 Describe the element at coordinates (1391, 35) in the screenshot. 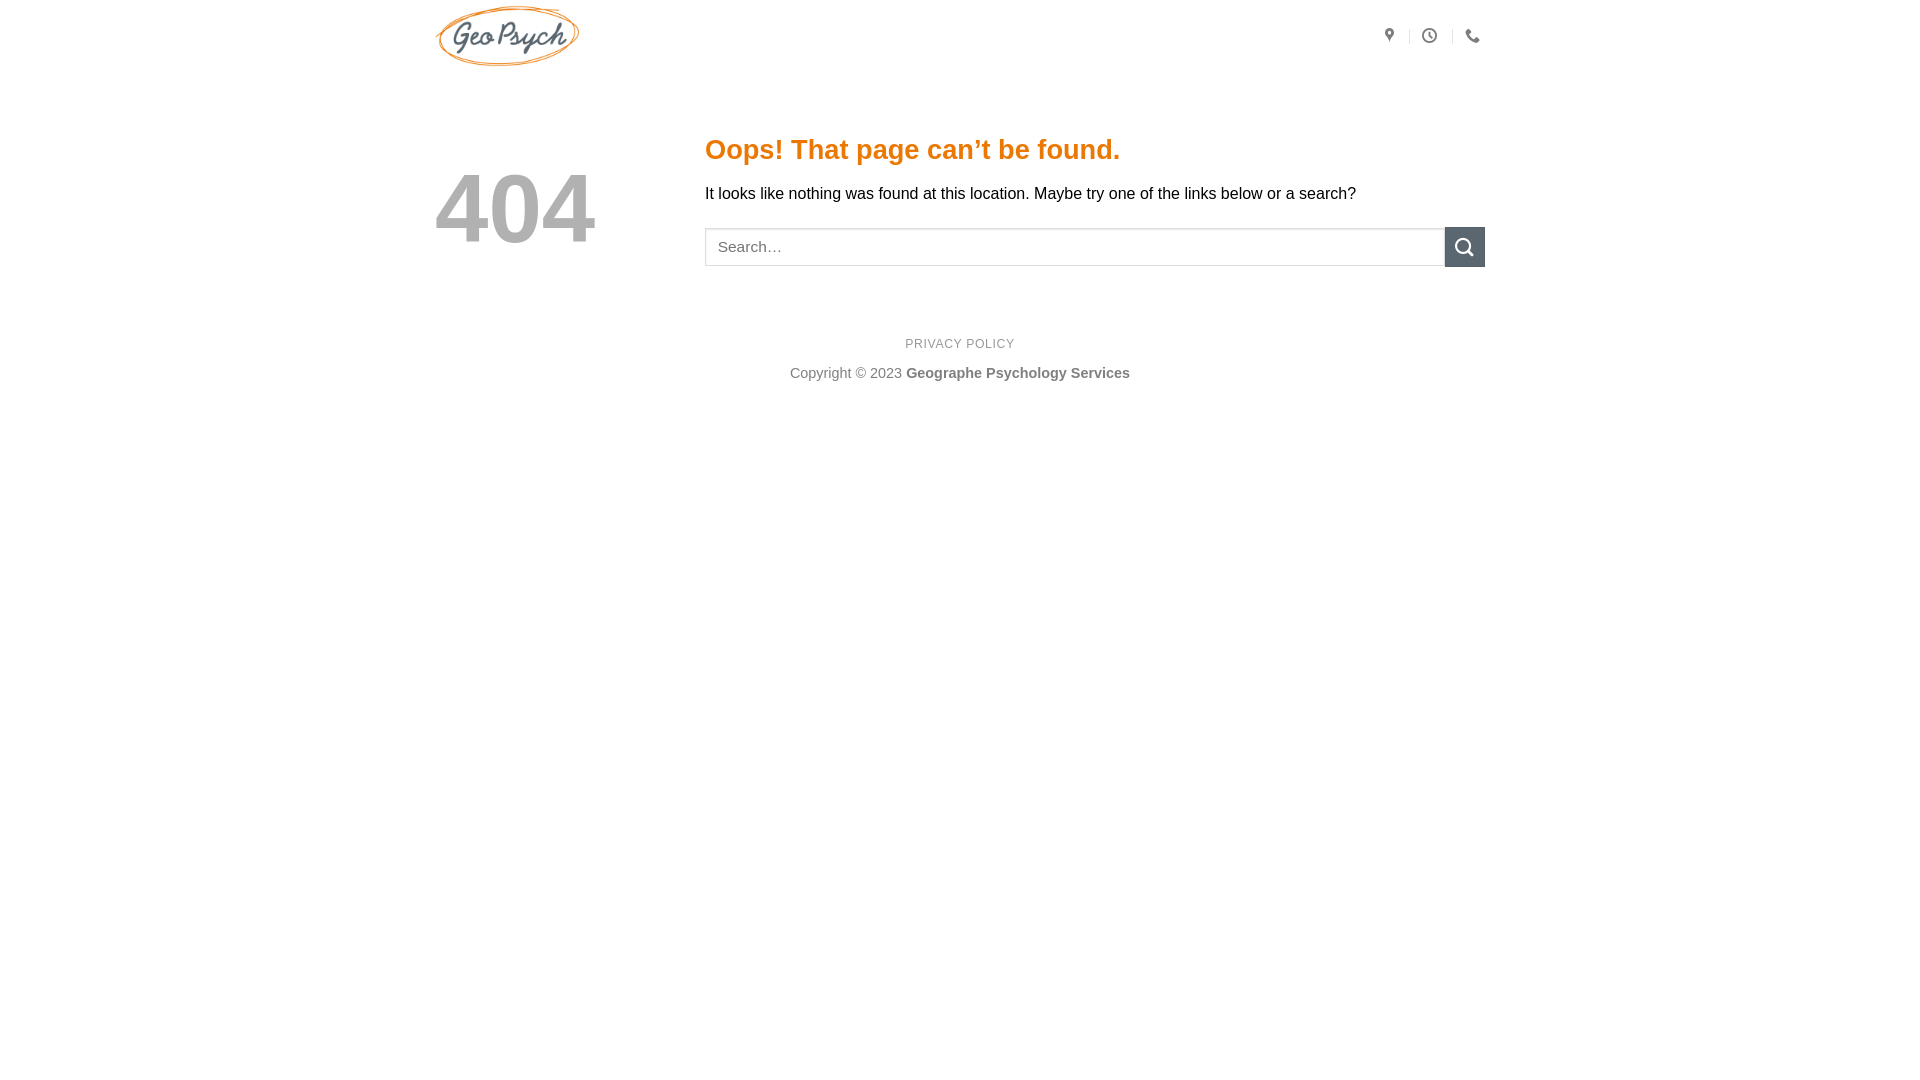

I see `'73 Bussell Highway, West Busselton WA 6280'` at that location.